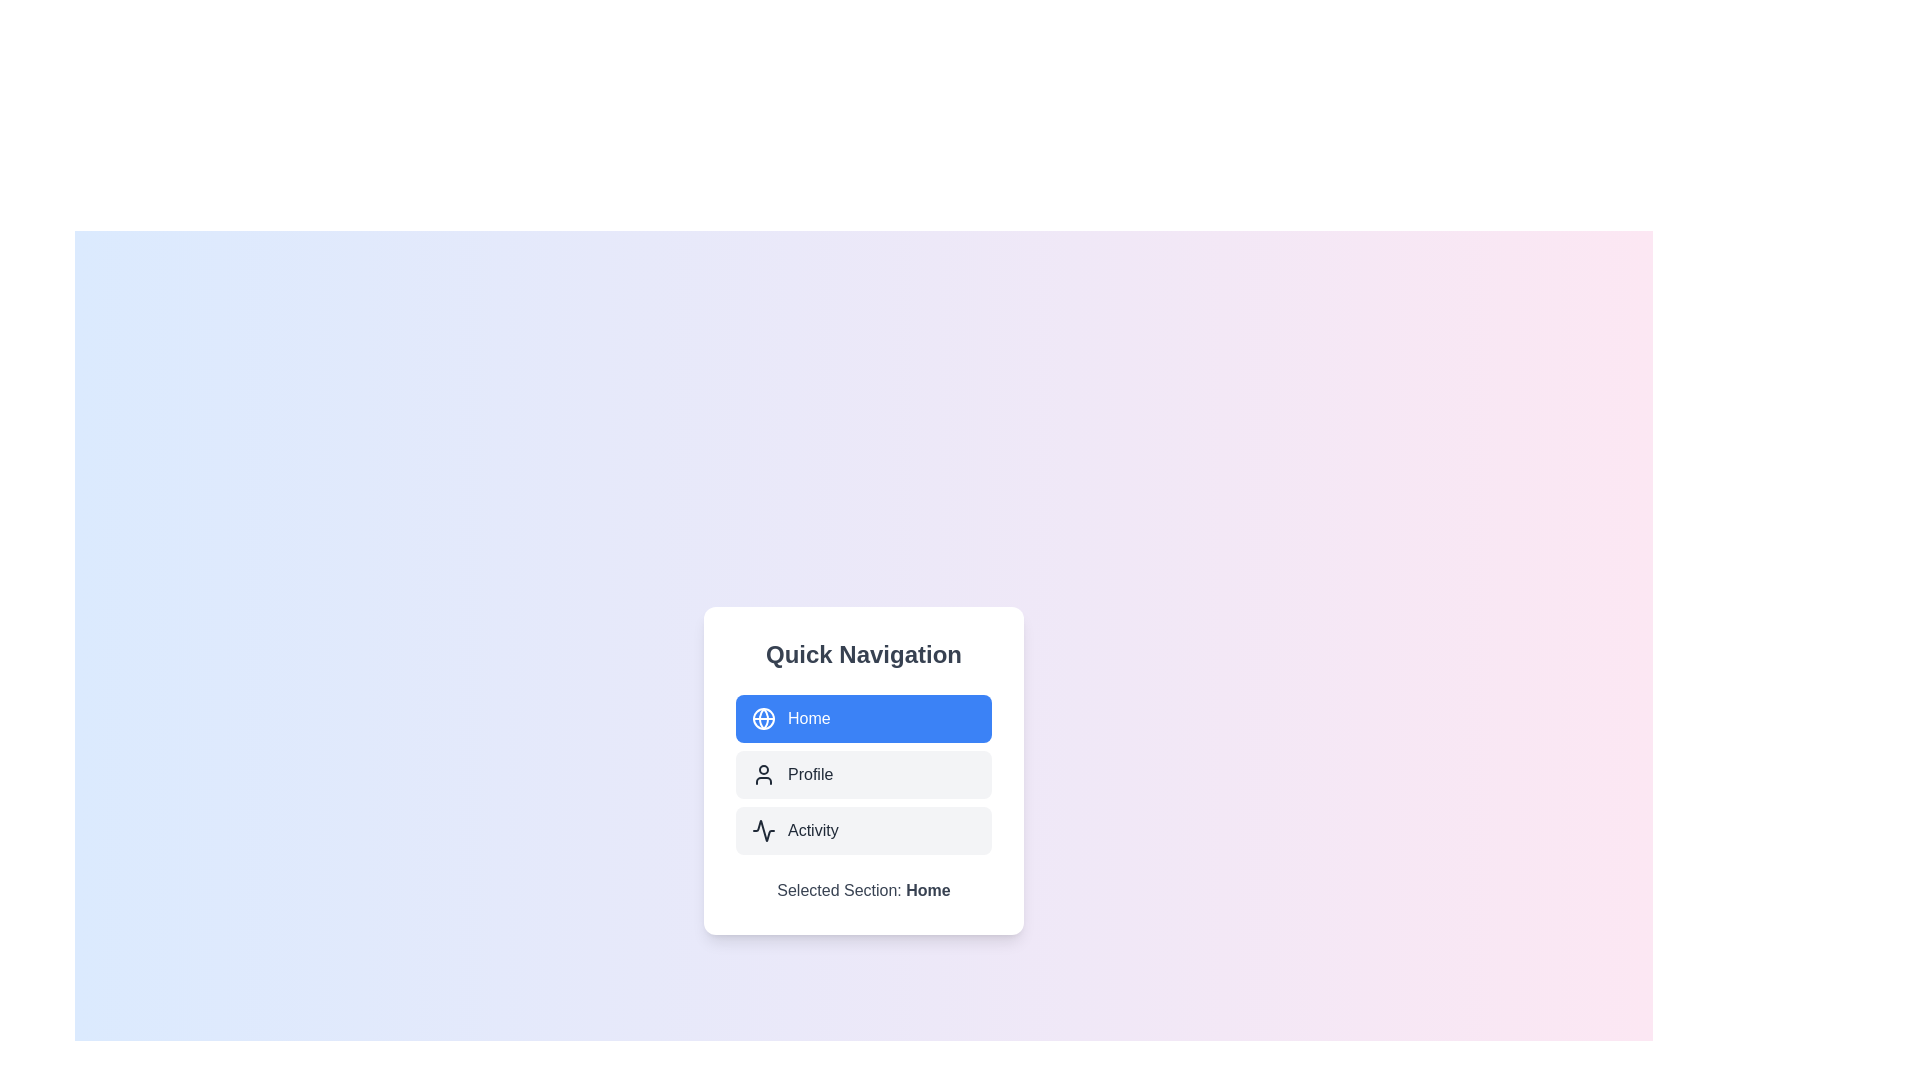 This screenshot has width=1920, height=1080. What do you see at coordinates (810, 774) in the screenshot?
I see `the 'Profile' label element, which is styled in dark gray and positioned in the vertical navigation list between 'Home' and 'Activity'` at bounding box center [810, 774].